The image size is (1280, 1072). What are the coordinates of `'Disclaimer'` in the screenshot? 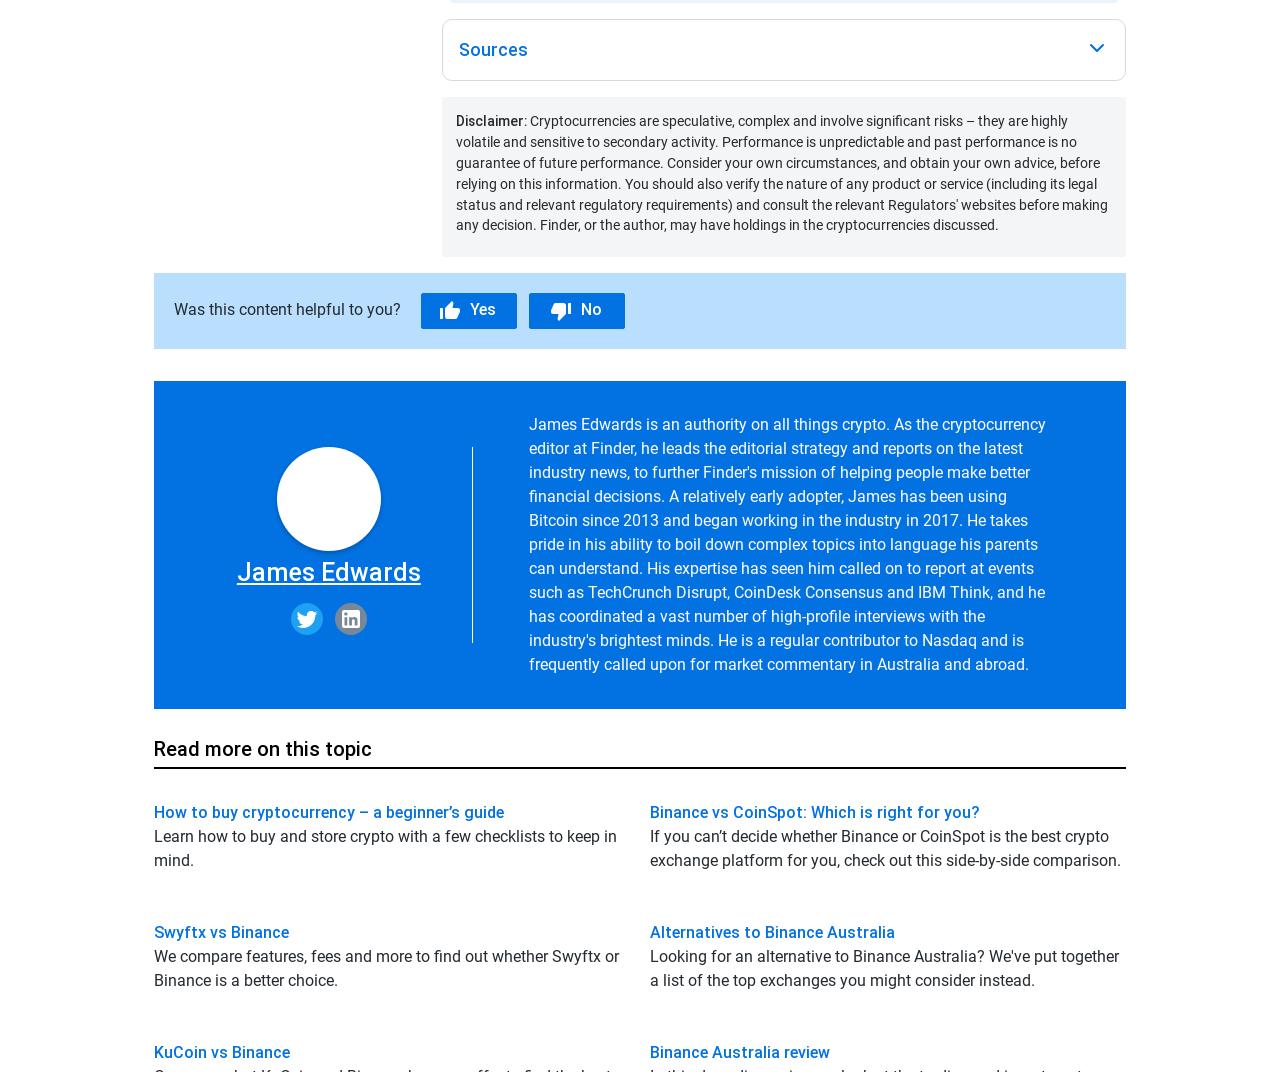 It's located at (488, 121).